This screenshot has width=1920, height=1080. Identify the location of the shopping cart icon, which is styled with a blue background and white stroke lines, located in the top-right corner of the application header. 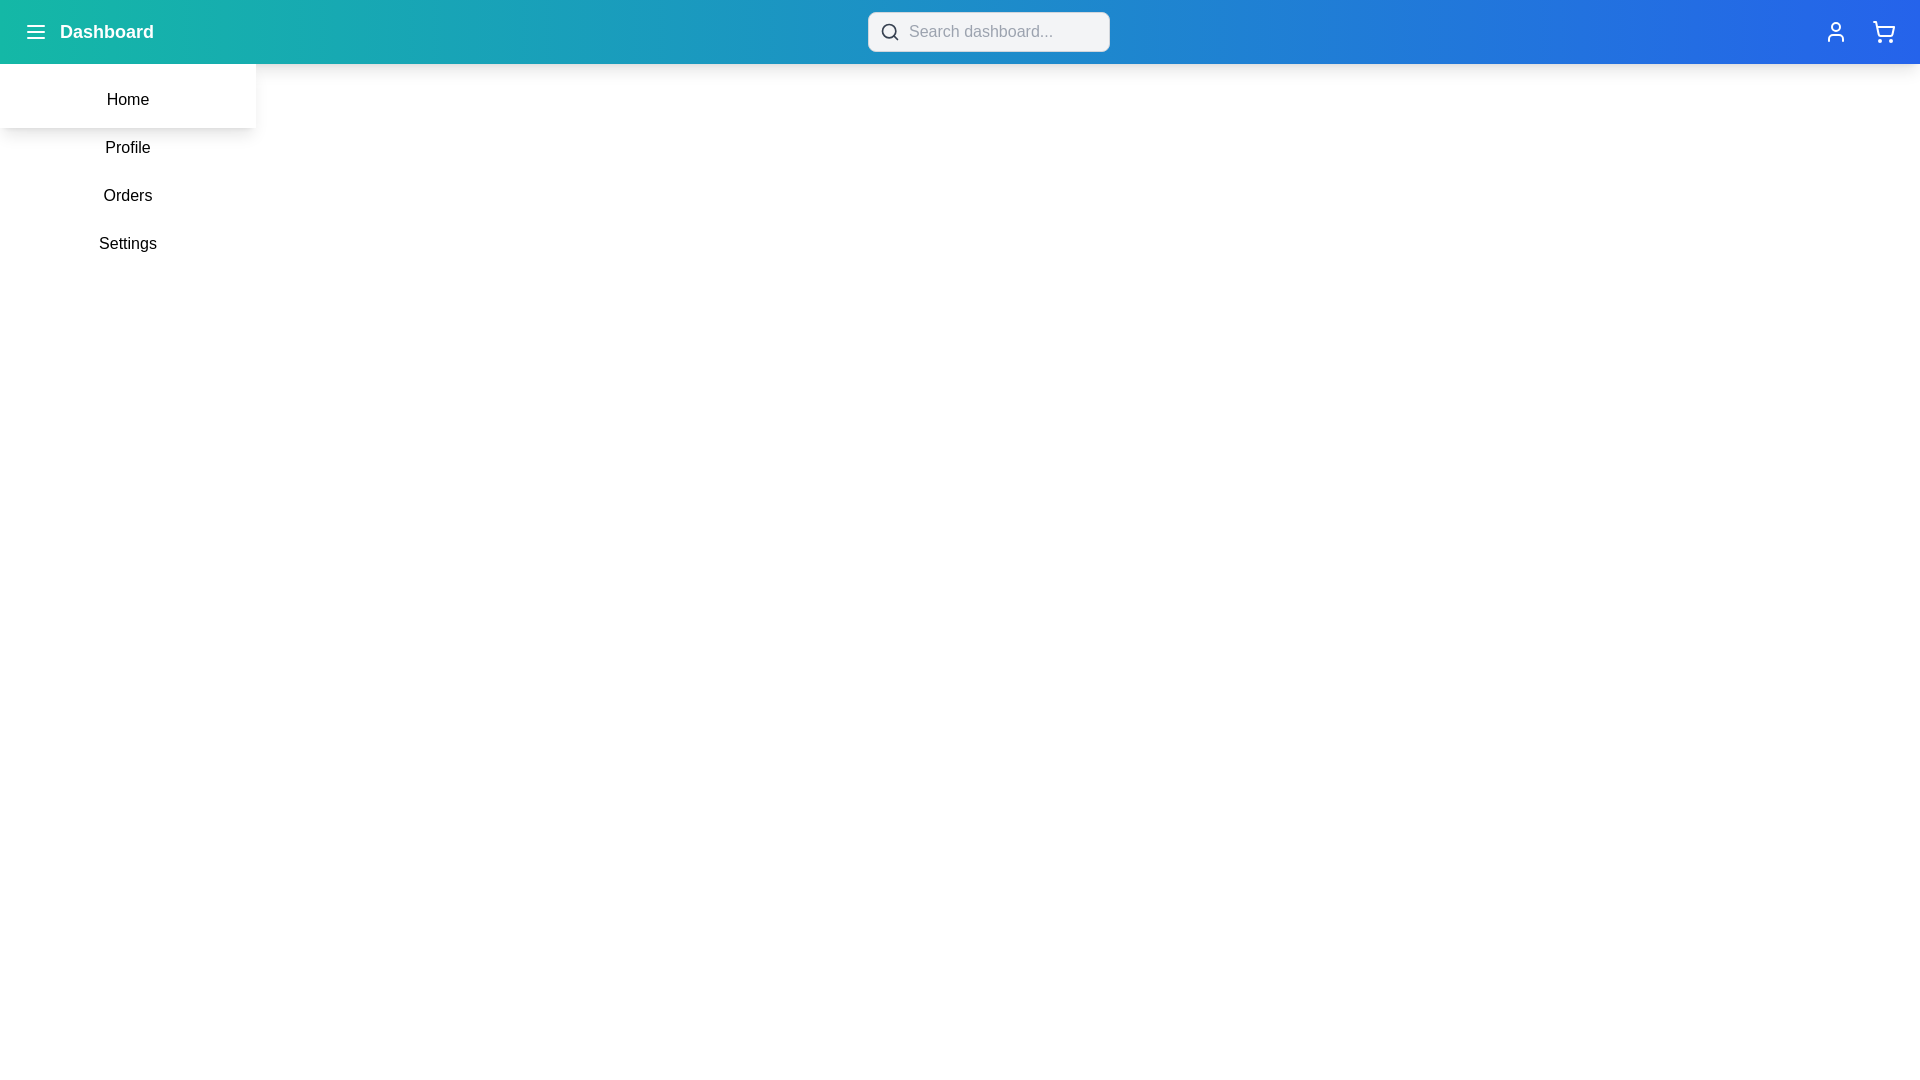
(1882, 31).